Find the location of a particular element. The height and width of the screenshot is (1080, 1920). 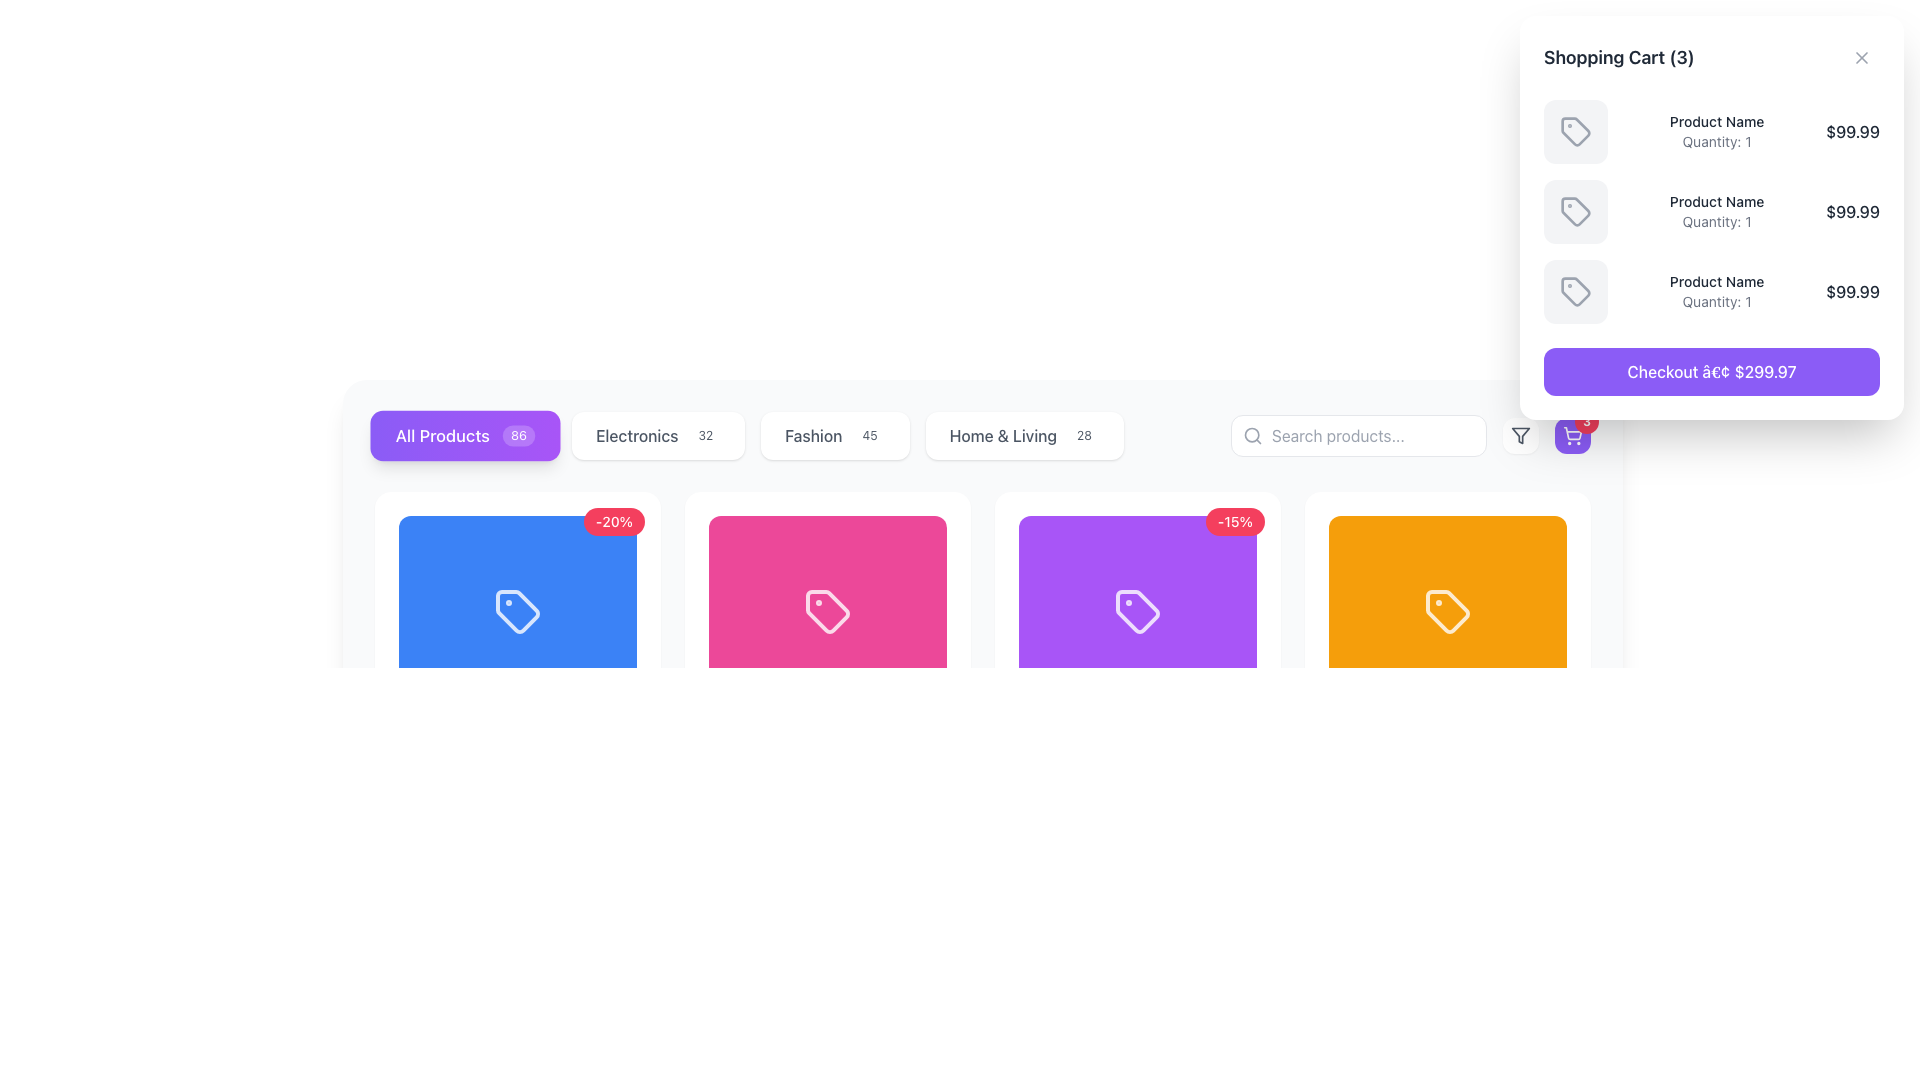

the Product Card with a pink background and a white tag icon, which is the second item from the left in a 4-column grid layout, to trigger animations is located at coordinates (828, 674).